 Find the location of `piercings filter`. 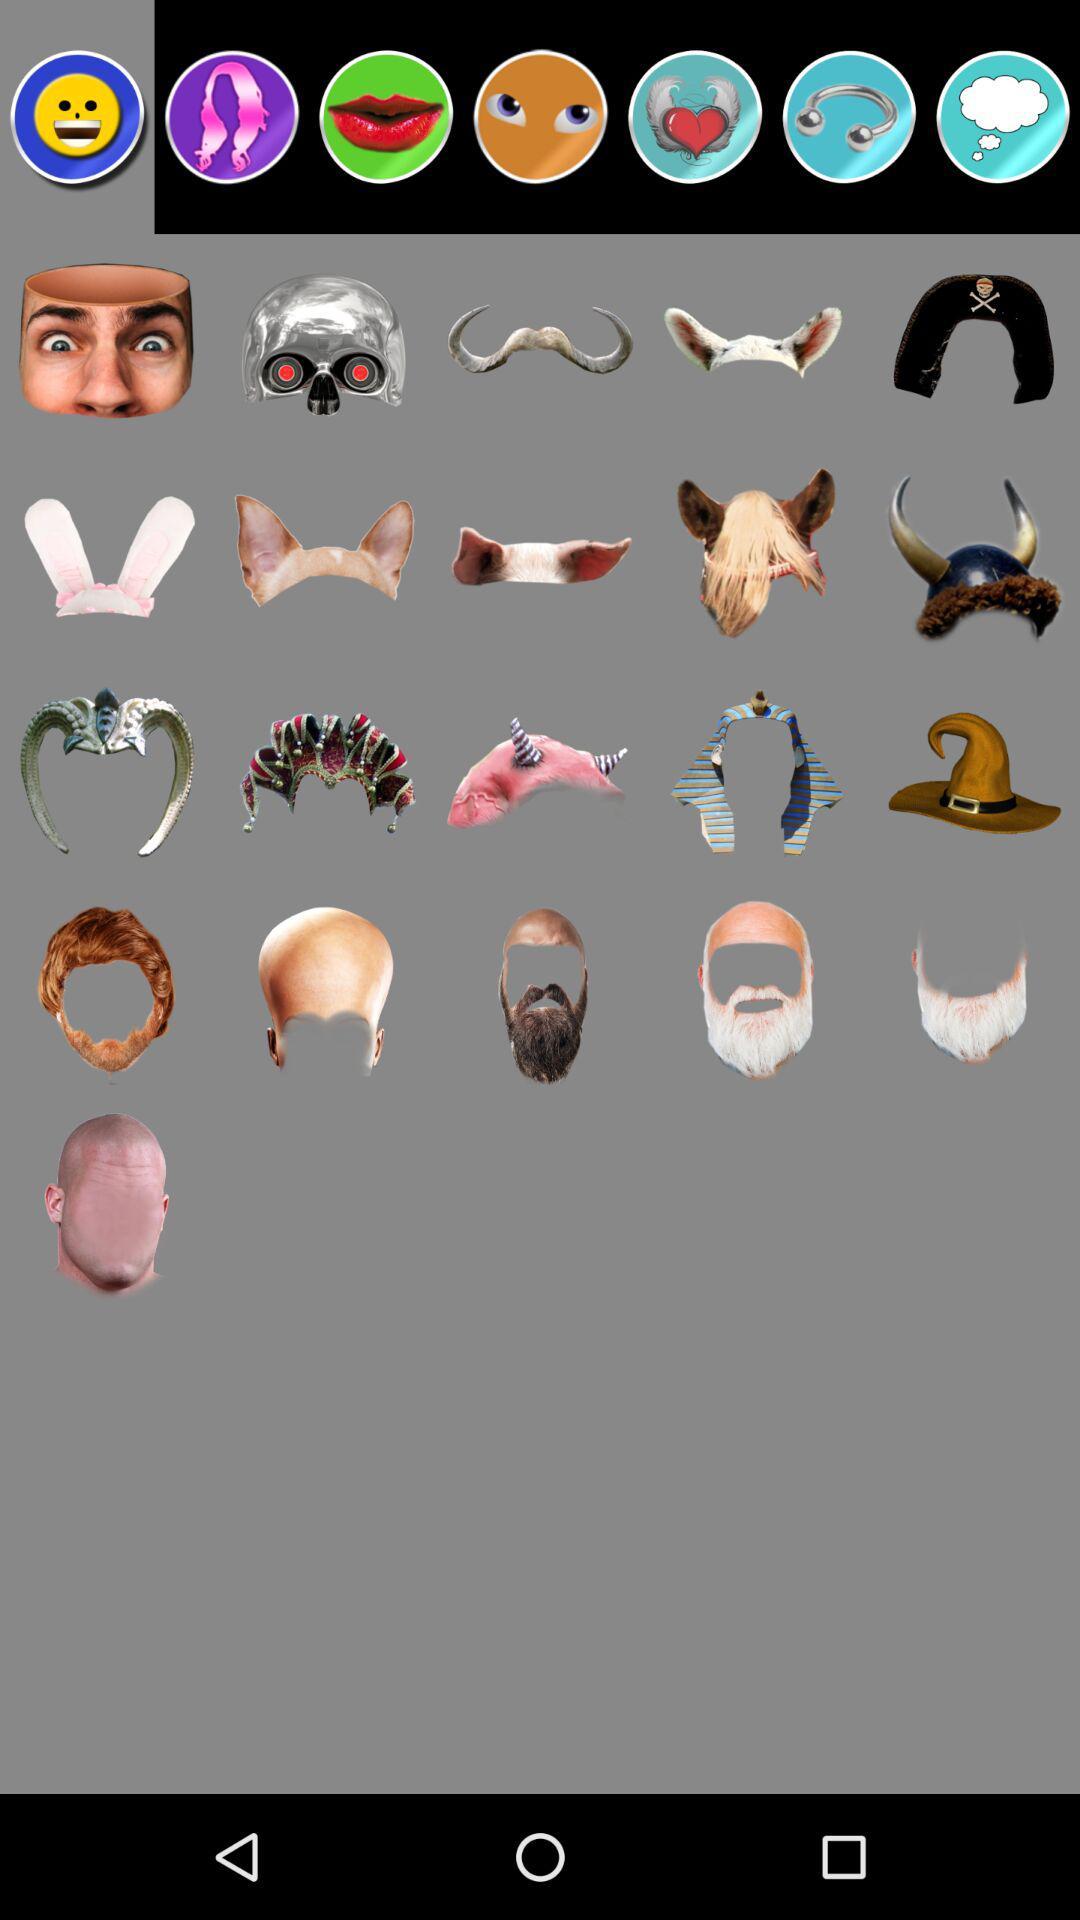

piercings filter is located at coordinates (849, 115).